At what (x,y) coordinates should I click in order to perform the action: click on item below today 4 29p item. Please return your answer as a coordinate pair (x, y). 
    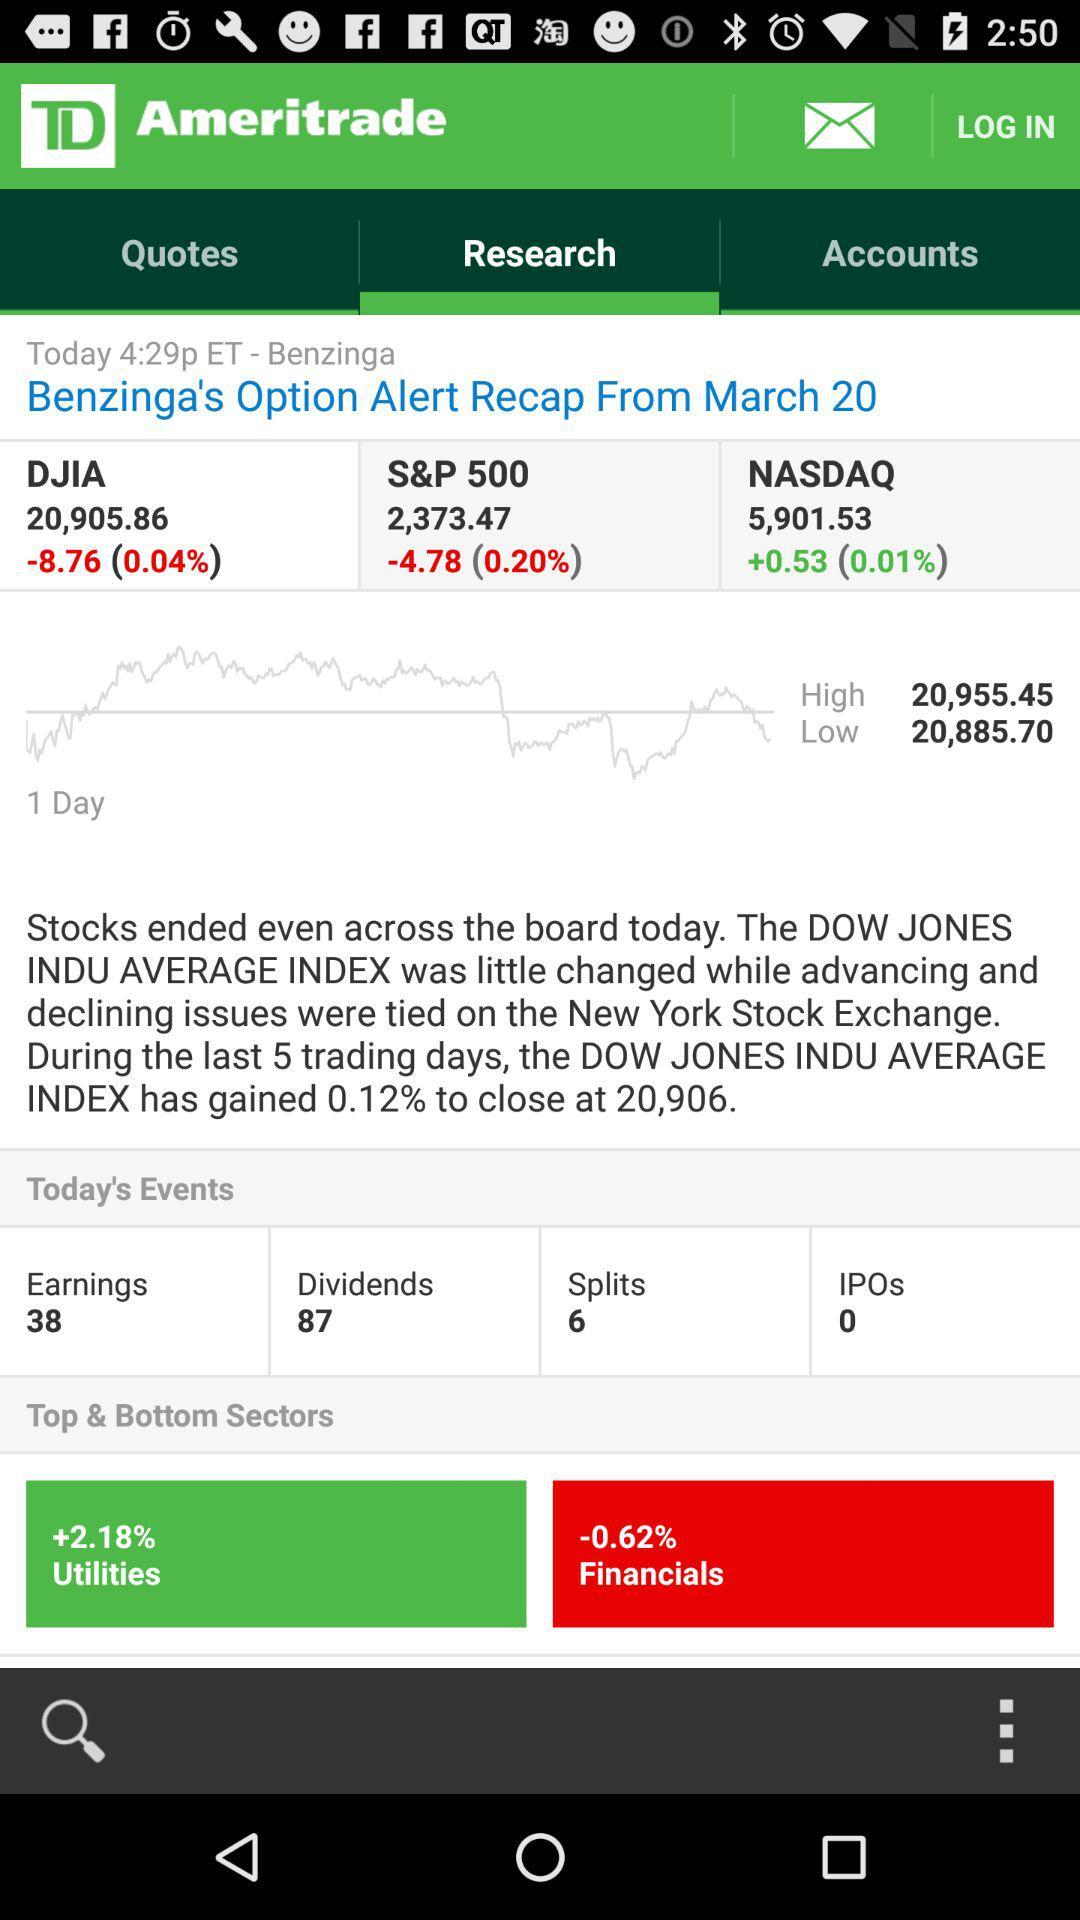
    Looking at the image, I should click on (900, 515).